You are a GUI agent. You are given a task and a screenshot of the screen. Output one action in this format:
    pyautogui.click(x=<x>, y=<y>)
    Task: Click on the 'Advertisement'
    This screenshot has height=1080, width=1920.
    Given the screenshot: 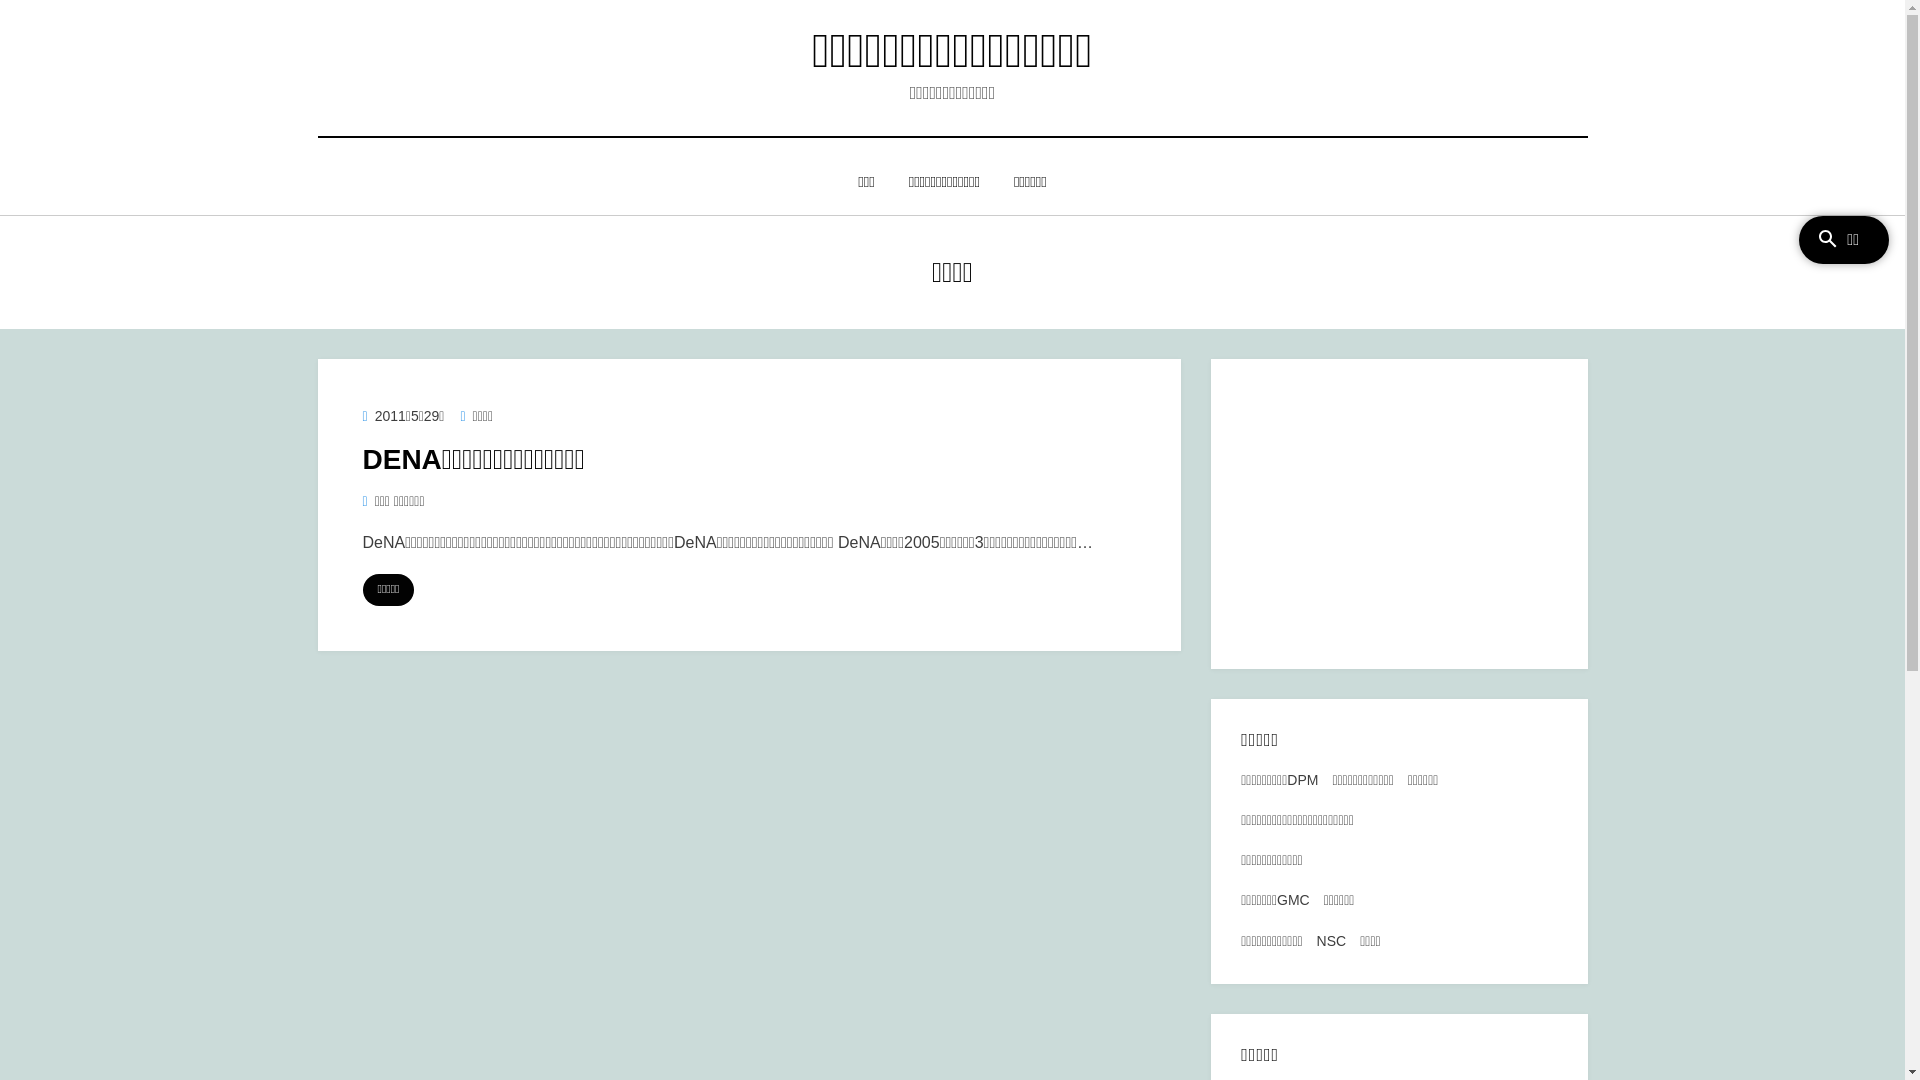 What is the action you would take?
    pyautogui.click(x=1397, y=512)
    